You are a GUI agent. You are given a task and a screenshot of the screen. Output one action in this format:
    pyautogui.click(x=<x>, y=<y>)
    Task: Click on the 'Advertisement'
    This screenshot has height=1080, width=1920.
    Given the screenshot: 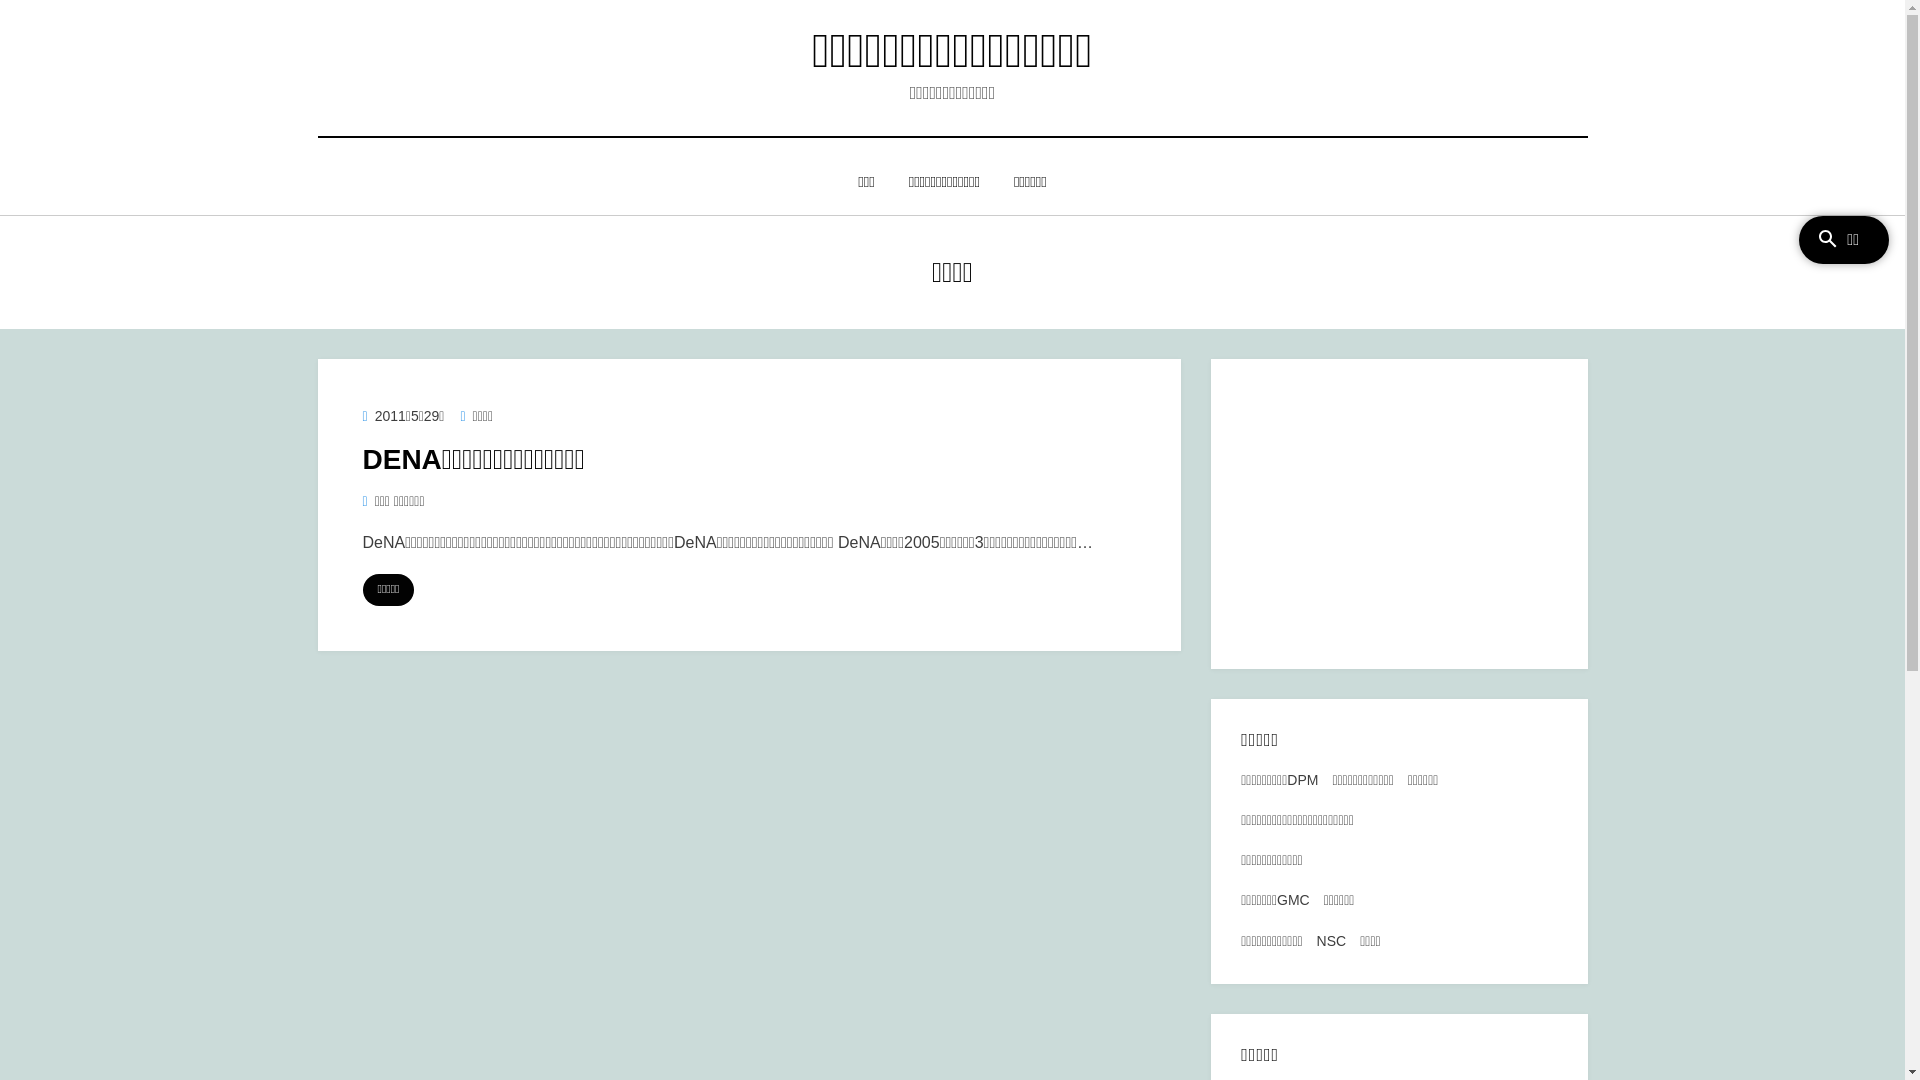 What is the action you would take?
    pyautogui.click(x=1397, y=512)
    